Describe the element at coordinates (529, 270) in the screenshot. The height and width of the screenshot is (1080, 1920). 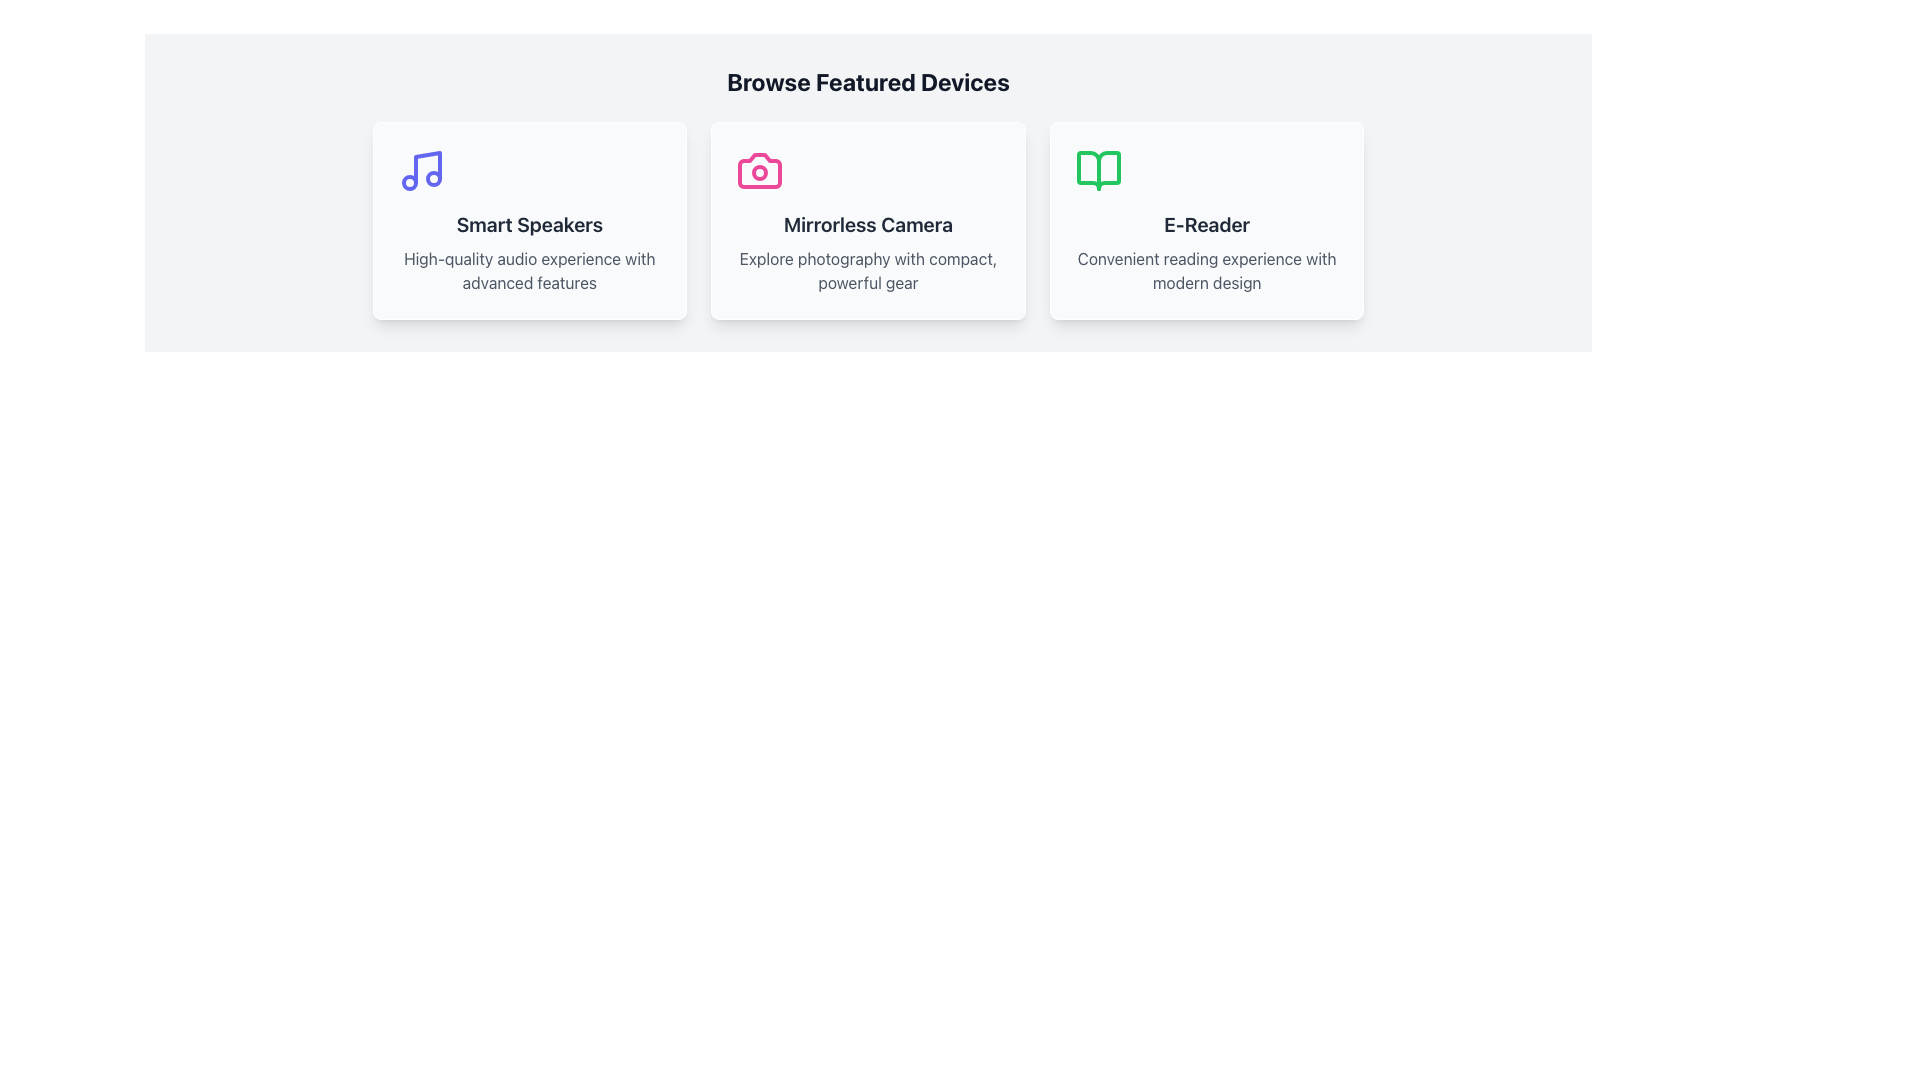
I see `the supporting description text located at the lower region of the 'Smart Speakers' box, which provides additional details about the product's features` at that location.